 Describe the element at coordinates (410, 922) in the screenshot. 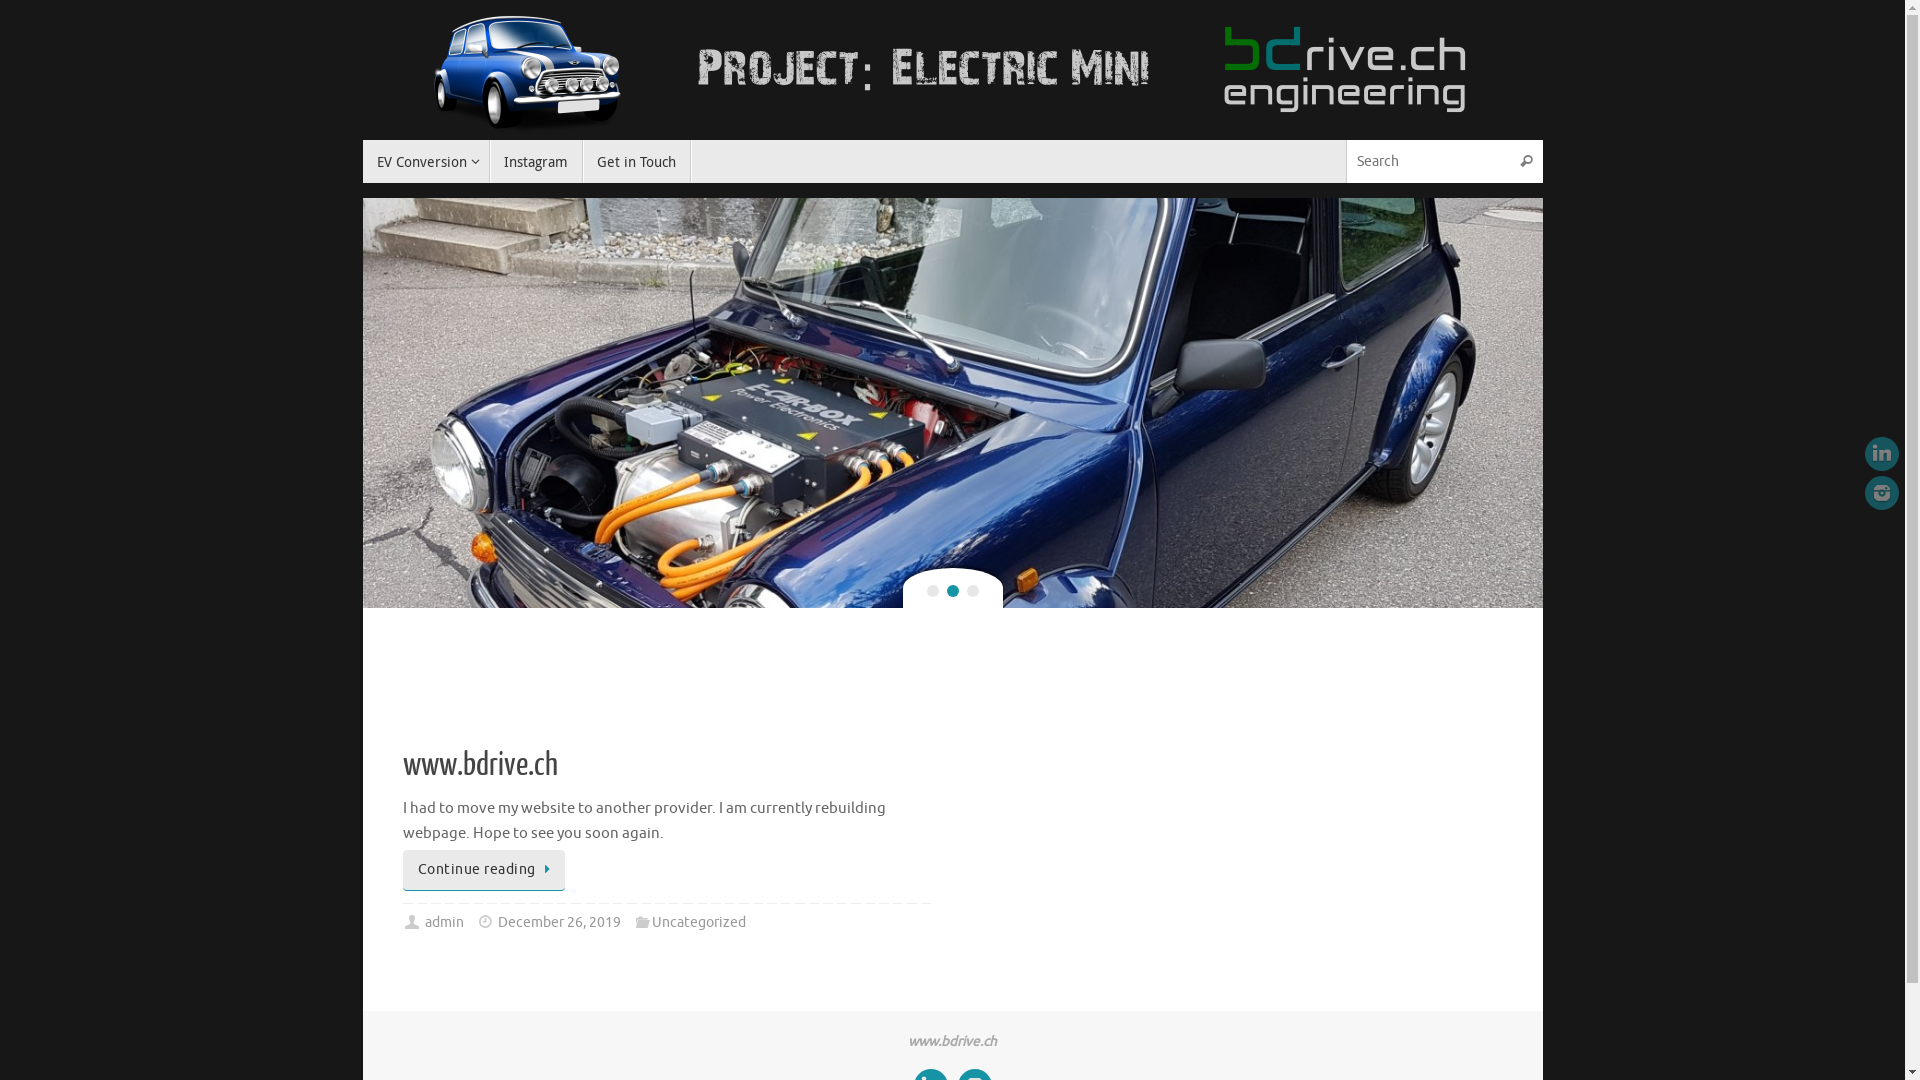

I see `'Author '` at that location.